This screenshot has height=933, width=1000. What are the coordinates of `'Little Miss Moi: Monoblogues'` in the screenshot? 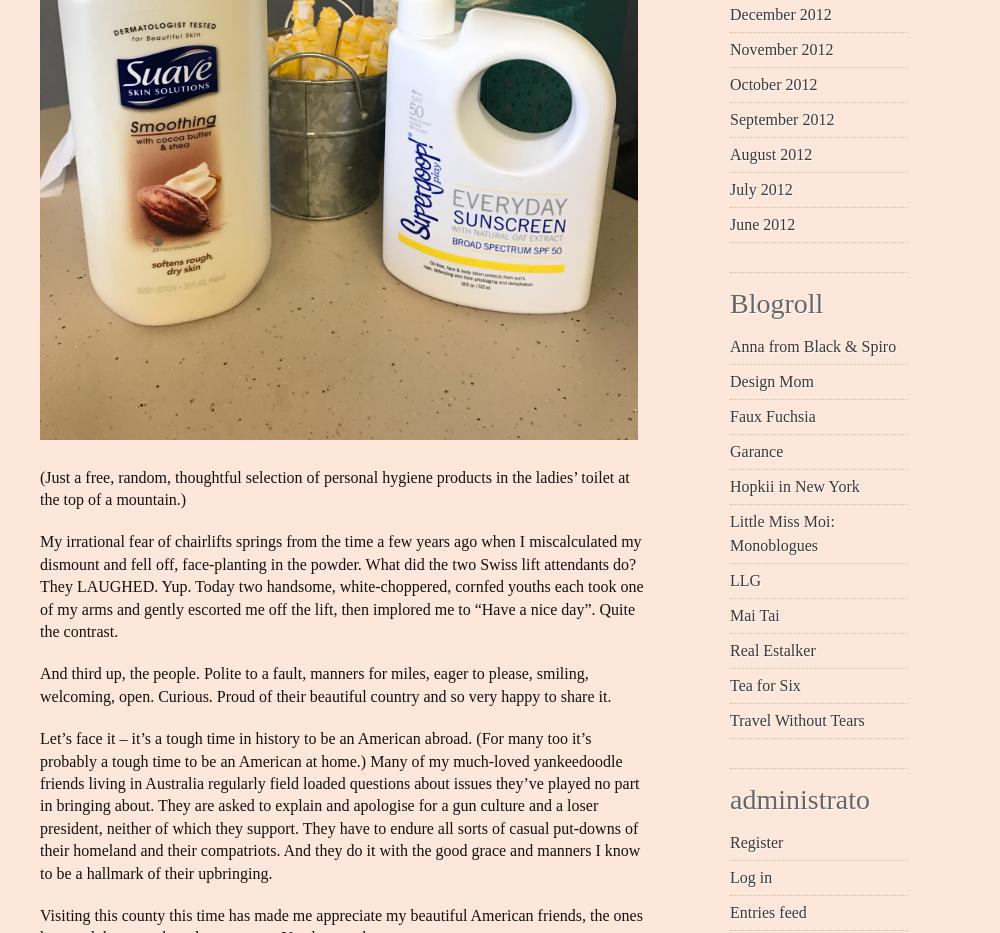 It's located at (782, 531).